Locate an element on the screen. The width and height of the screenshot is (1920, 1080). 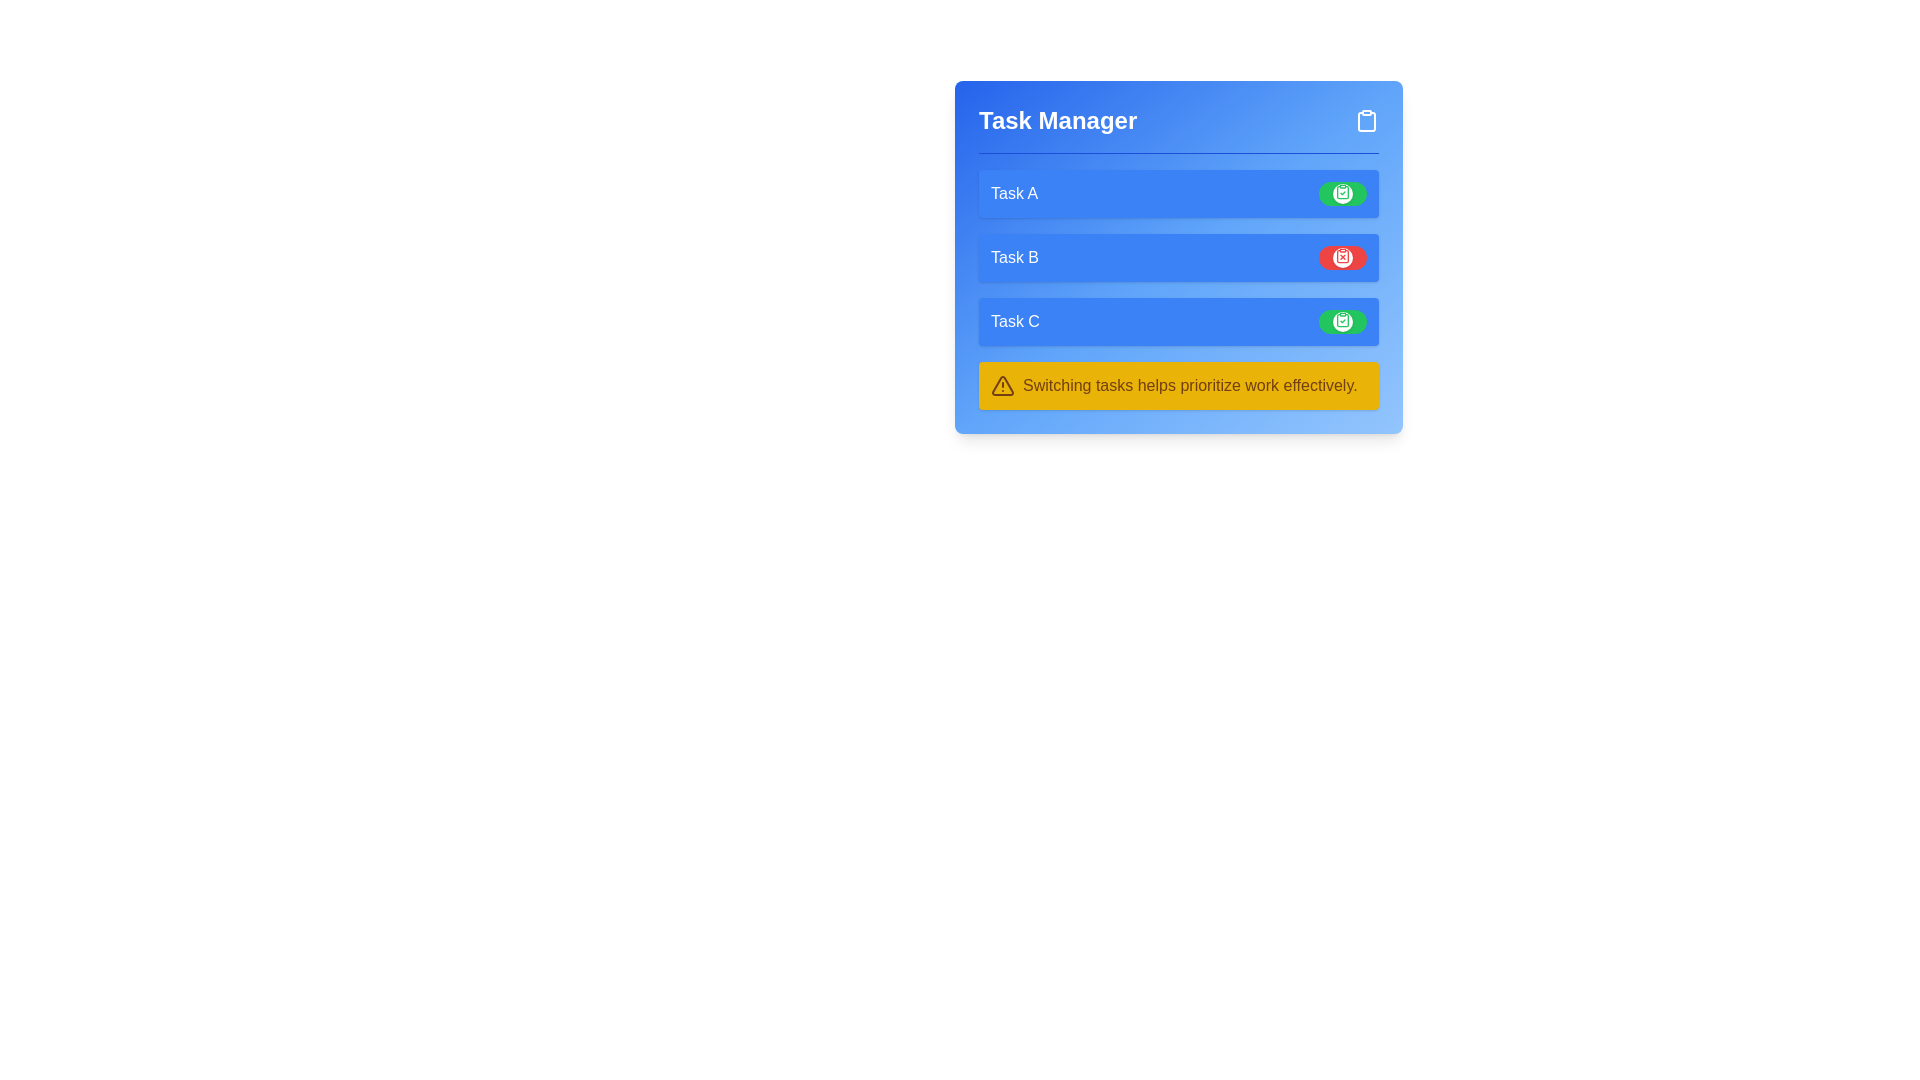
task management interface which contains multiple task items and an alert message, located below the 'Task Manager' title bar is located at coordinates (1179, 289).